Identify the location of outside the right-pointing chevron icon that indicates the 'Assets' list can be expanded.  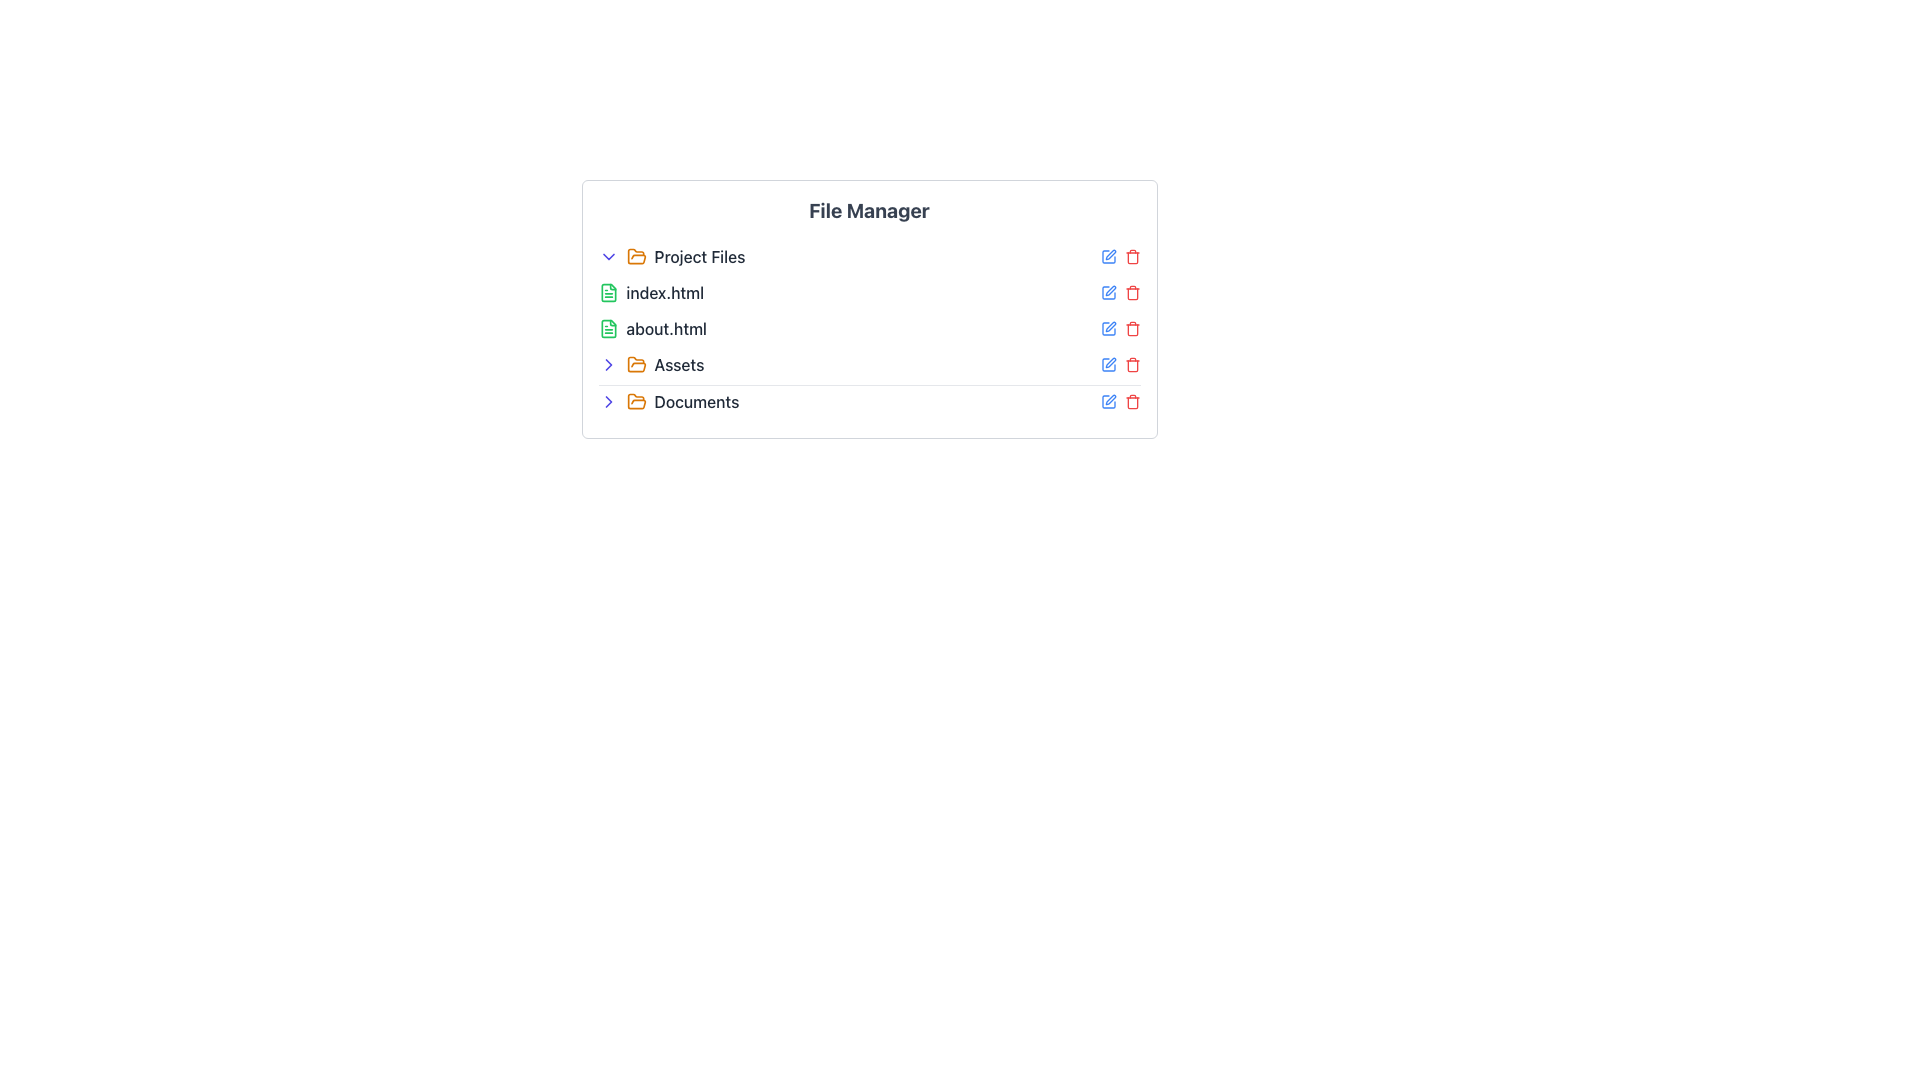
(607, 401).